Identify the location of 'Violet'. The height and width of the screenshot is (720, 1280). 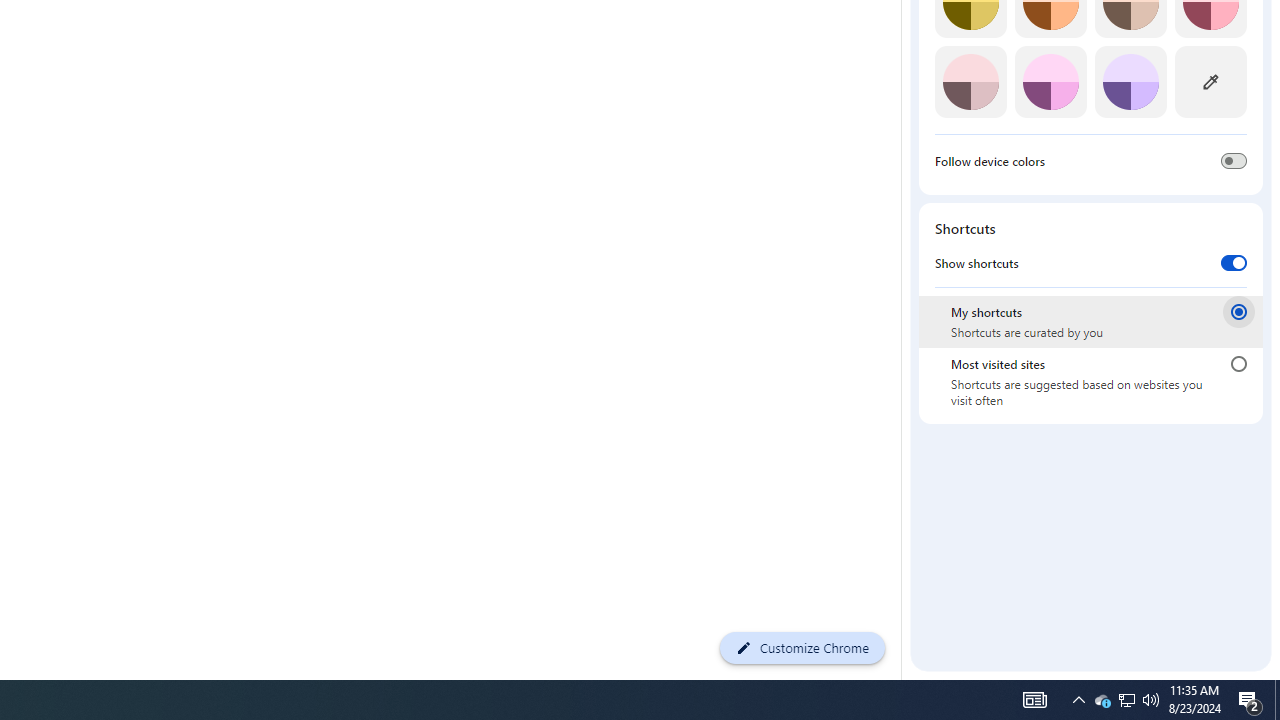
(1130, 81).